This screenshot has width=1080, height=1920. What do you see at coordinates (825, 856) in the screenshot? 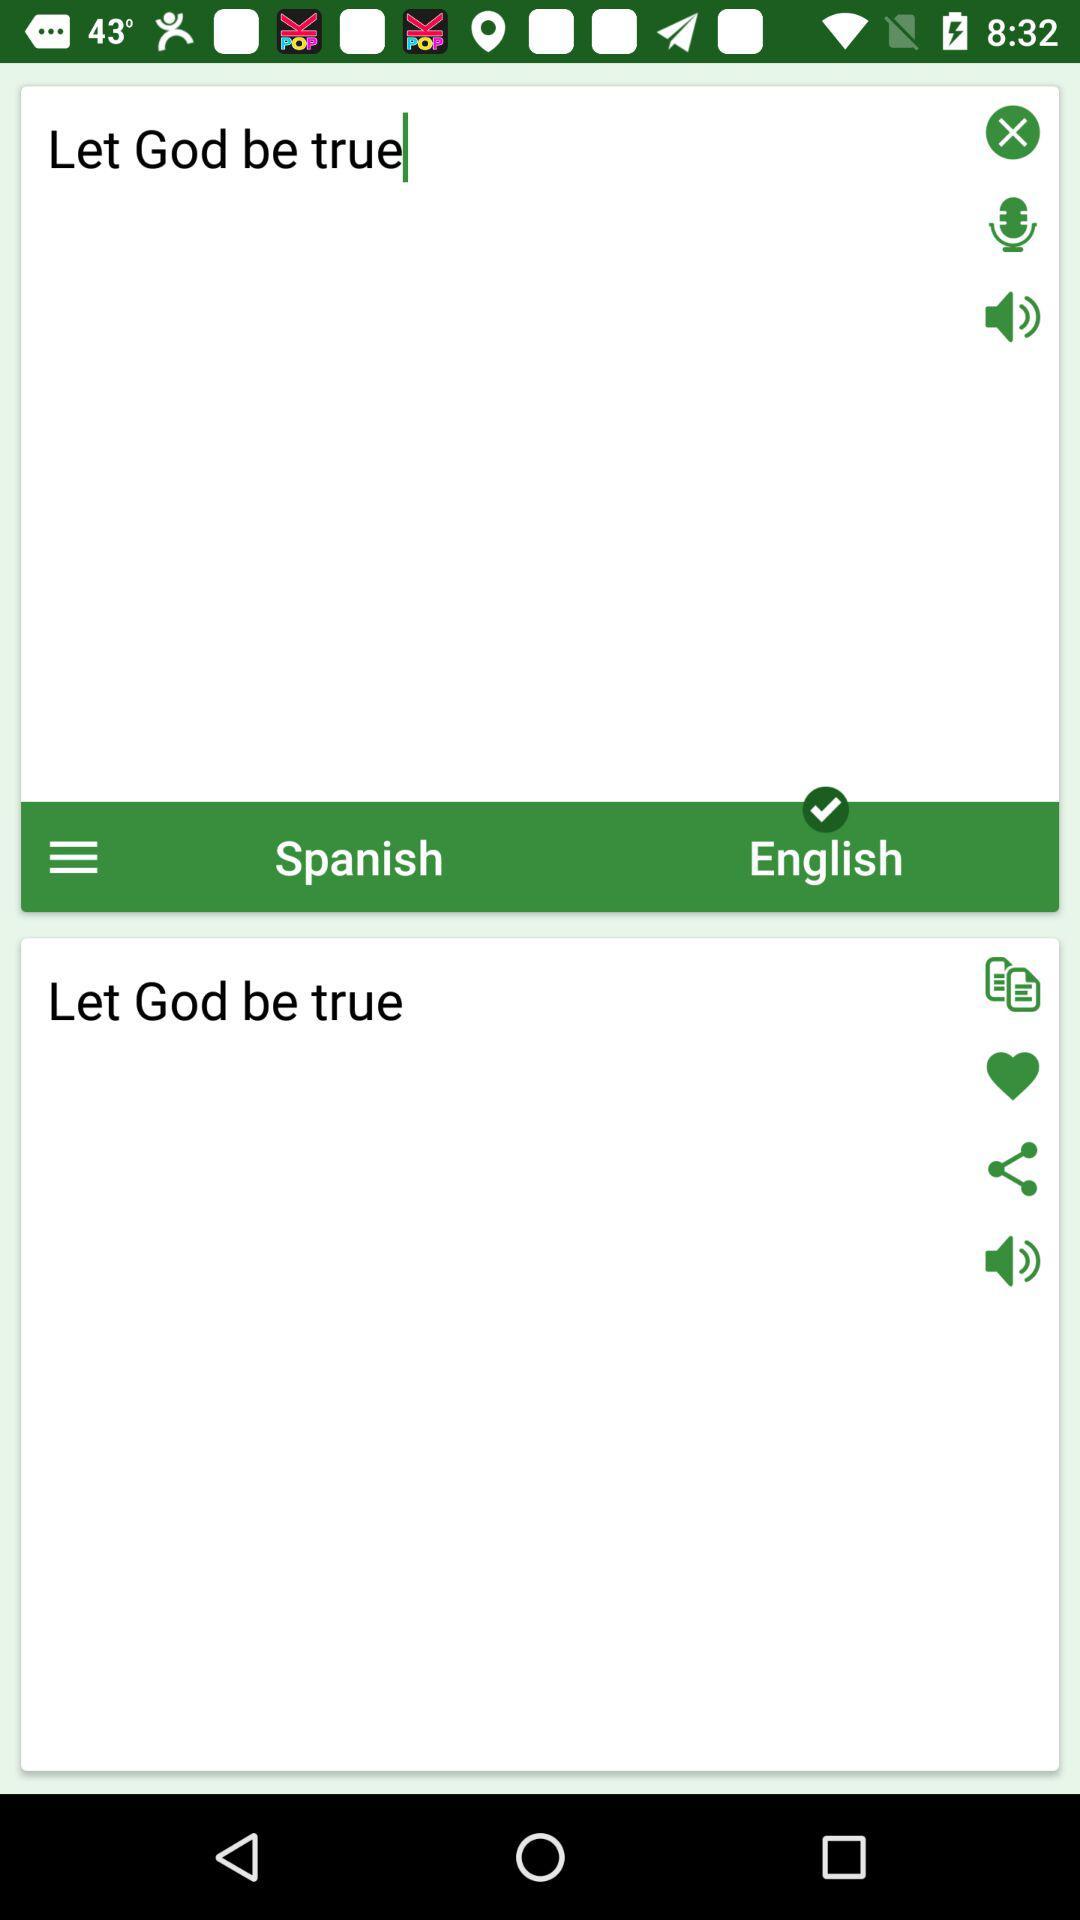
I see `icon next to the spanish` at bounding box center [825, 856].